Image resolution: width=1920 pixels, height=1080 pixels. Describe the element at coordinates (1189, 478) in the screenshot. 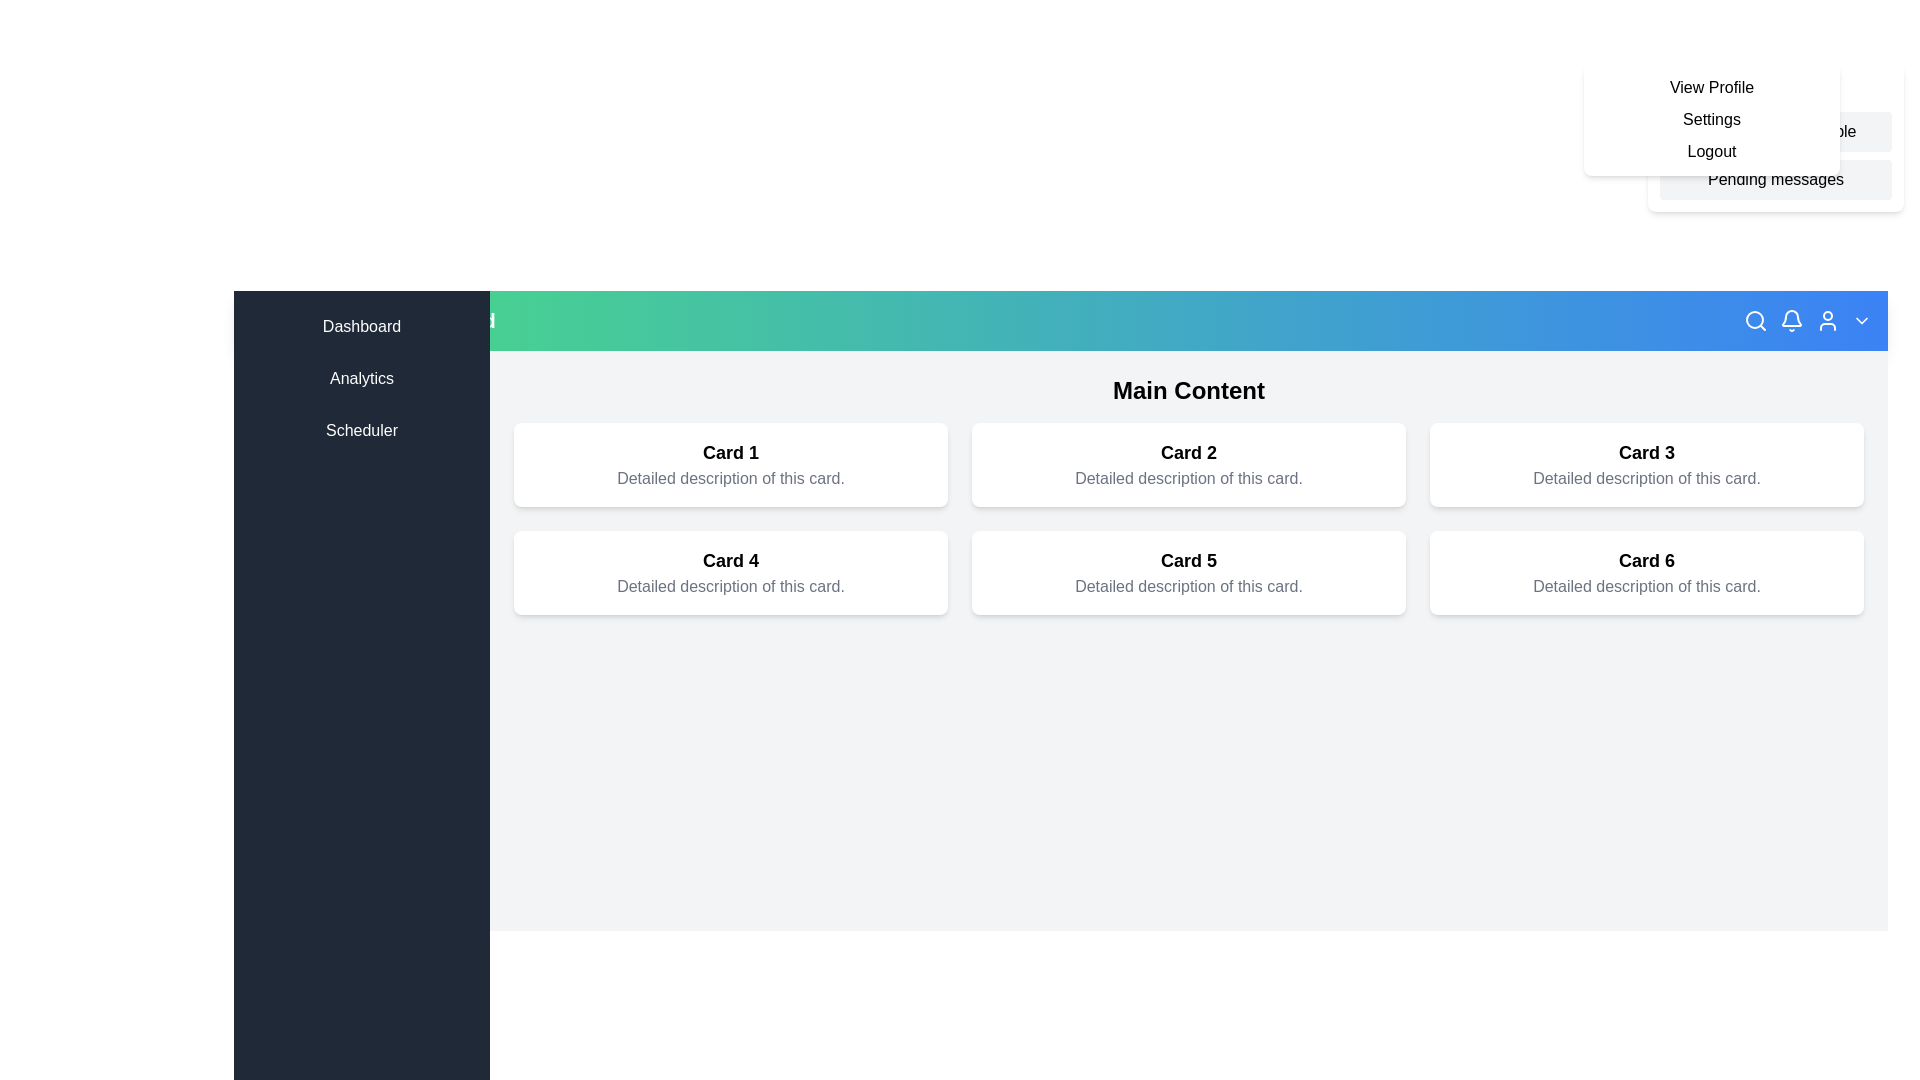

I see `the text label displaying 'Detailed description of this card.' which is located within 'Card 2', positioned directly below the title text in a card layout` at that location.